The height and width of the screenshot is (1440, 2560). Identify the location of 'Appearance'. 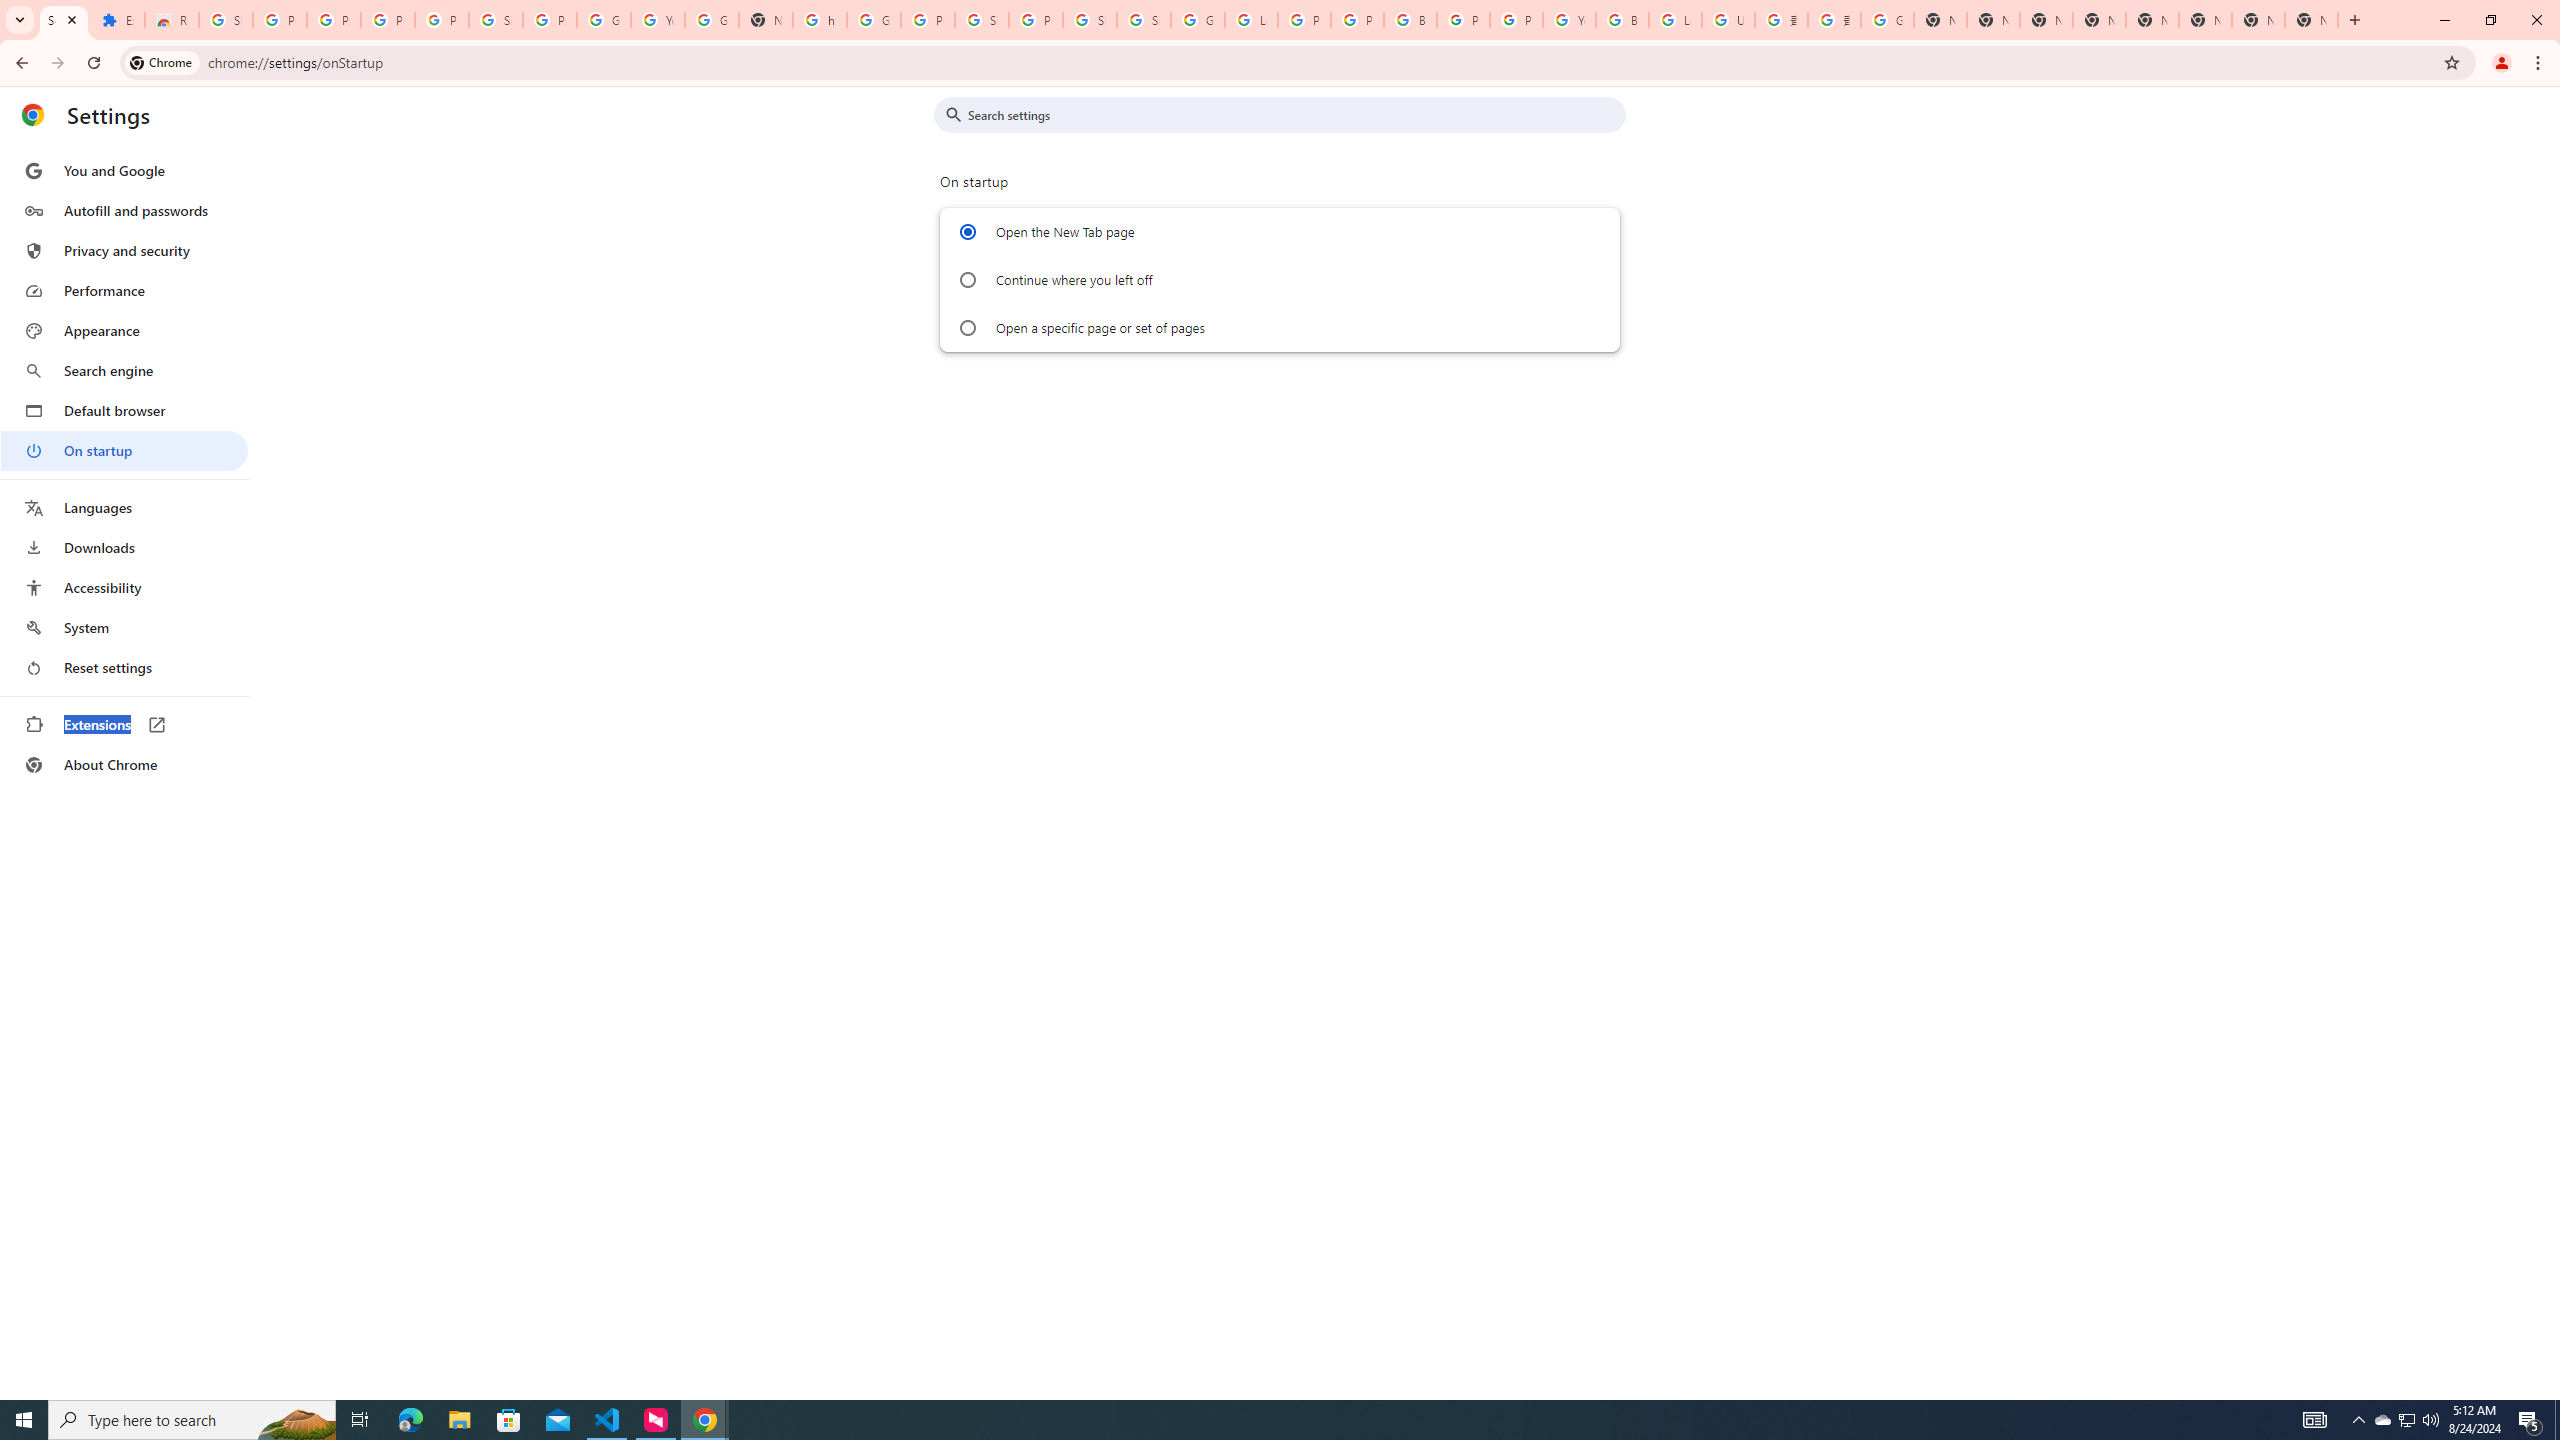
(123, 330).